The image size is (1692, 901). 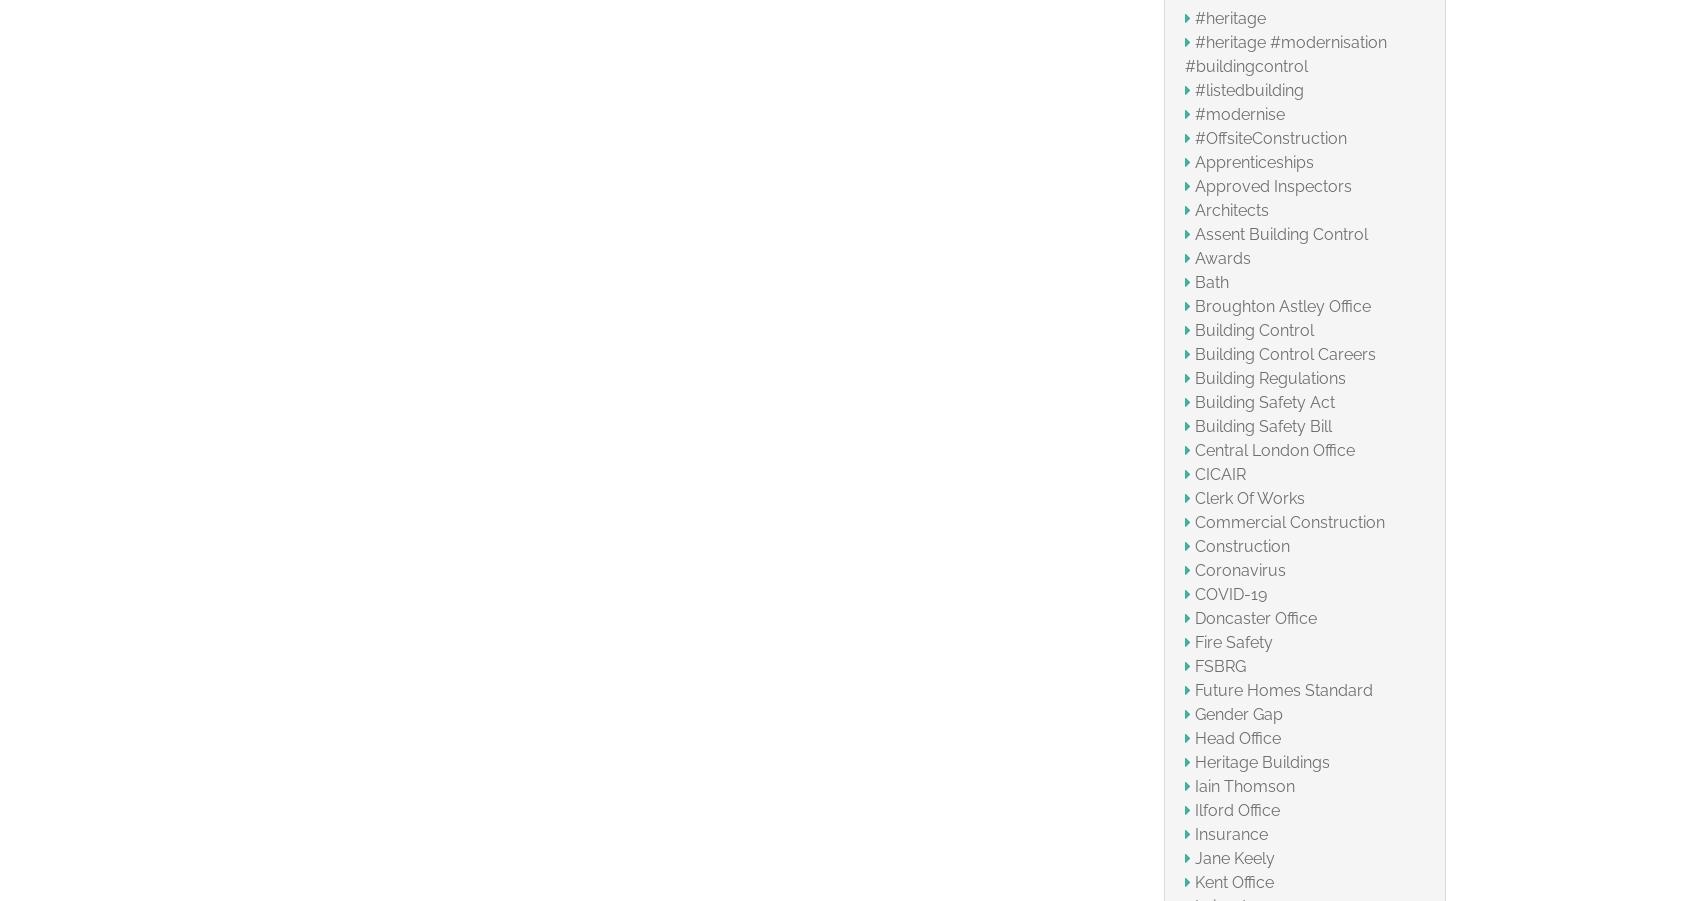 What do you see at coordinates (1282, 689) in the screenshot?
I see `'Future Homes Standard'` at bounding box center [1282, 689].